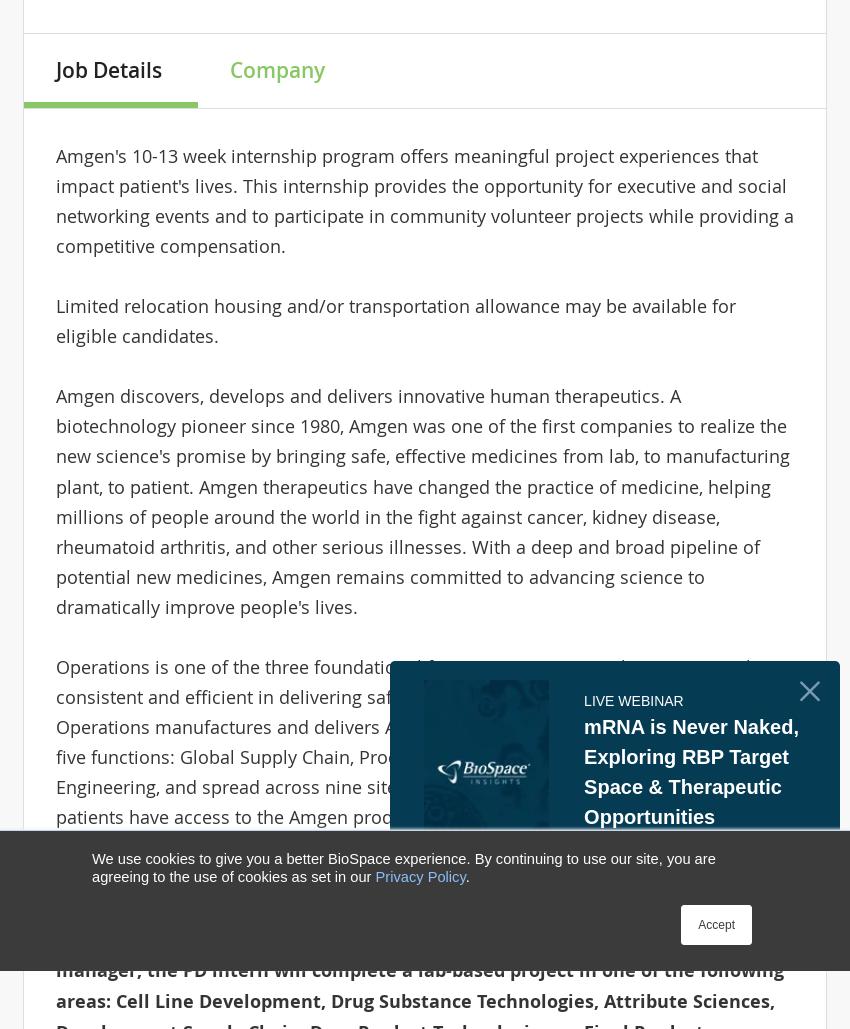 This screenshot has height=1029, width=850. Describe the element at coordinates (228, 69) in the screenshot. I see `'Company'` at that location.